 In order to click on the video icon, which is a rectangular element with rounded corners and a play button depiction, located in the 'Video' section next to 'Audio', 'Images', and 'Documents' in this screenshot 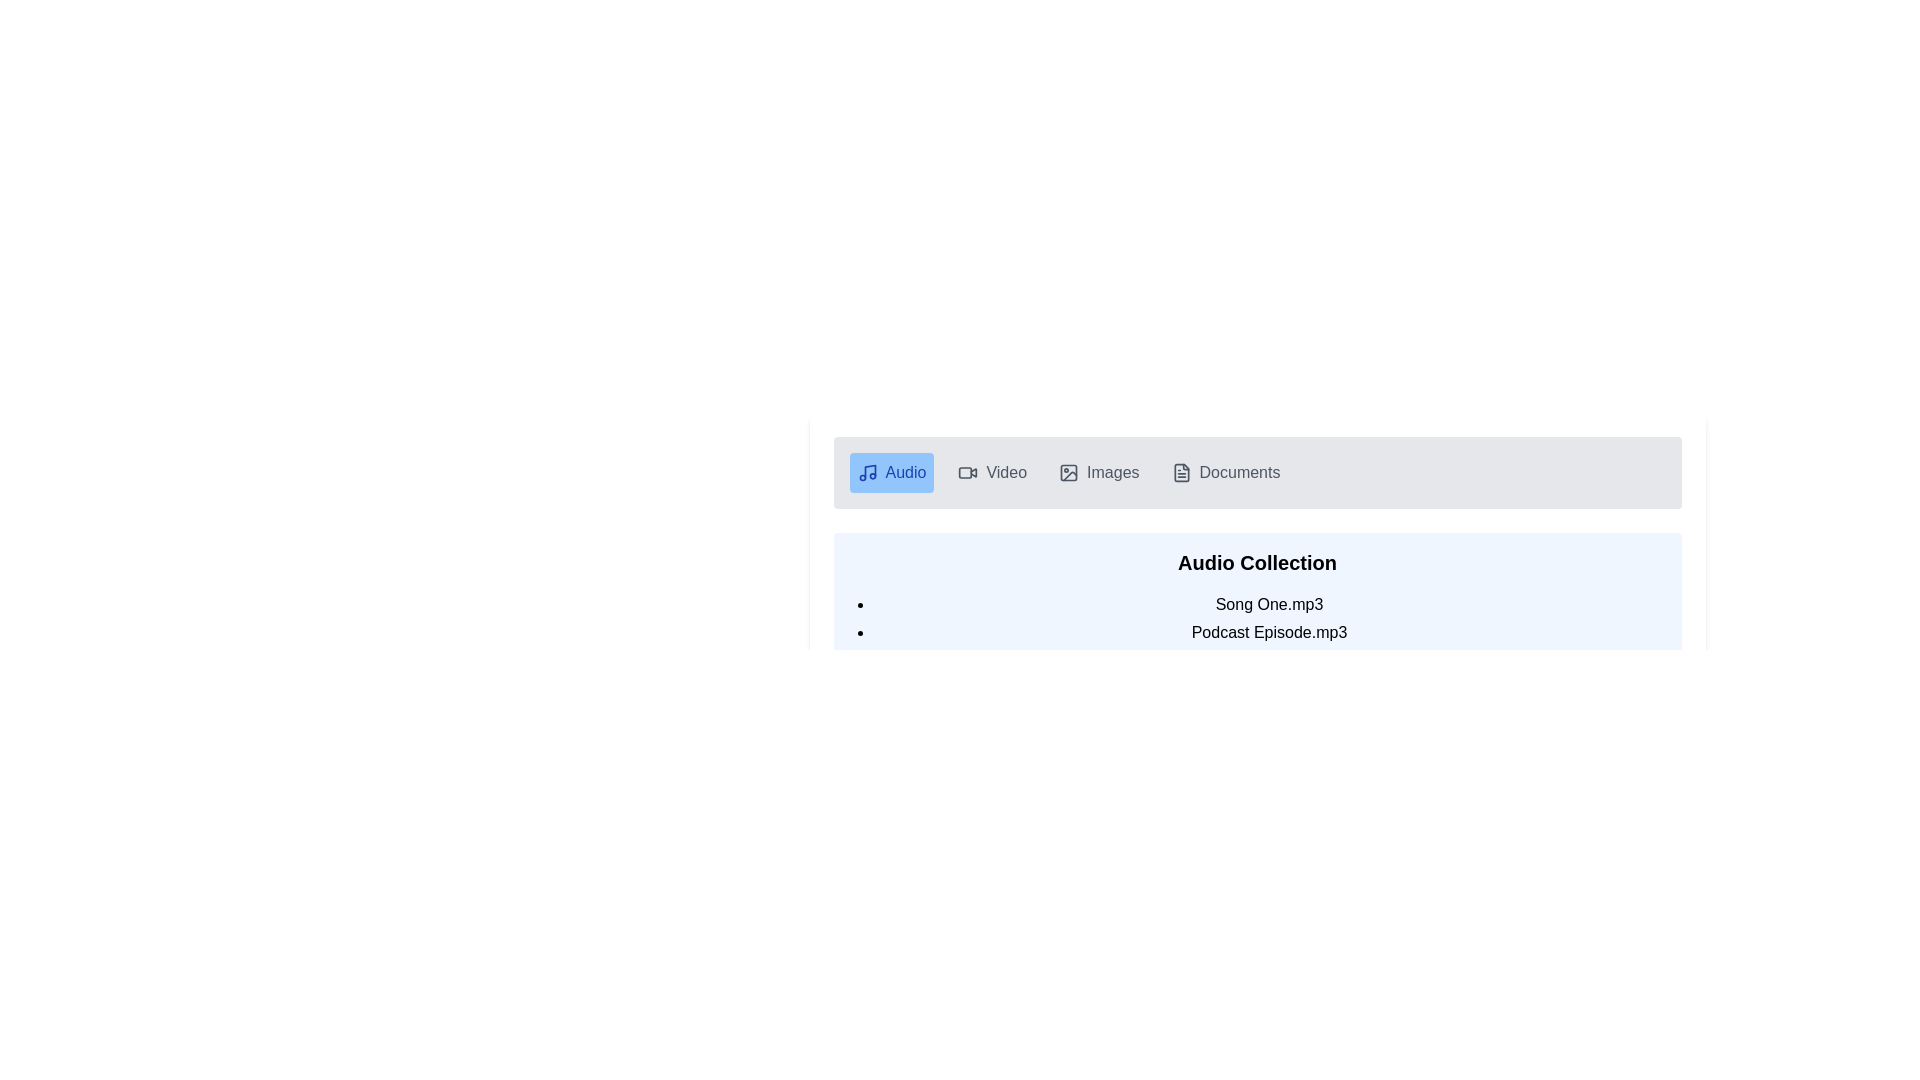, I will do `click(968, 473)`.